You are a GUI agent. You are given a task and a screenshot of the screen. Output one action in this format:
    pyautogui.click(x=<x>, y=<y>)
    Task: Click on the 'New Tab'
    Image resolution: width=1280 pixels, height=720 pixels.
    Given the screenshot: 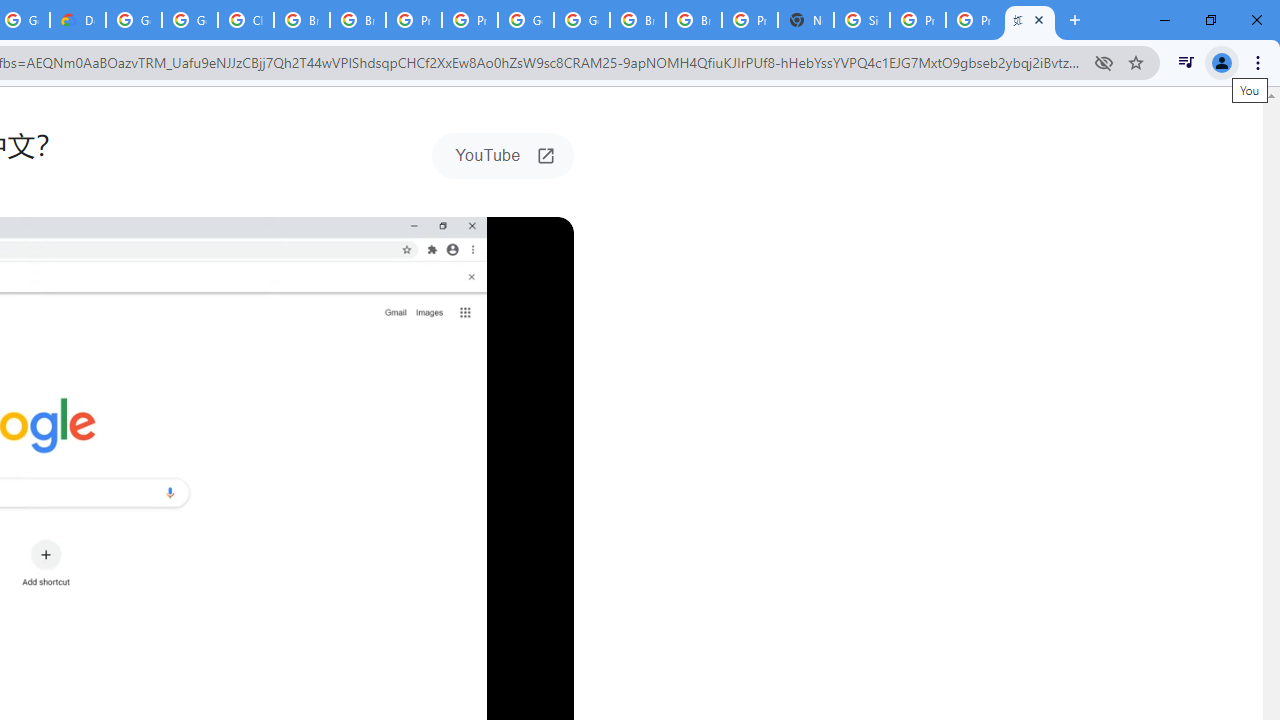 What is the action you would take?
    pyautogui.click(x=1074, y=20)
    